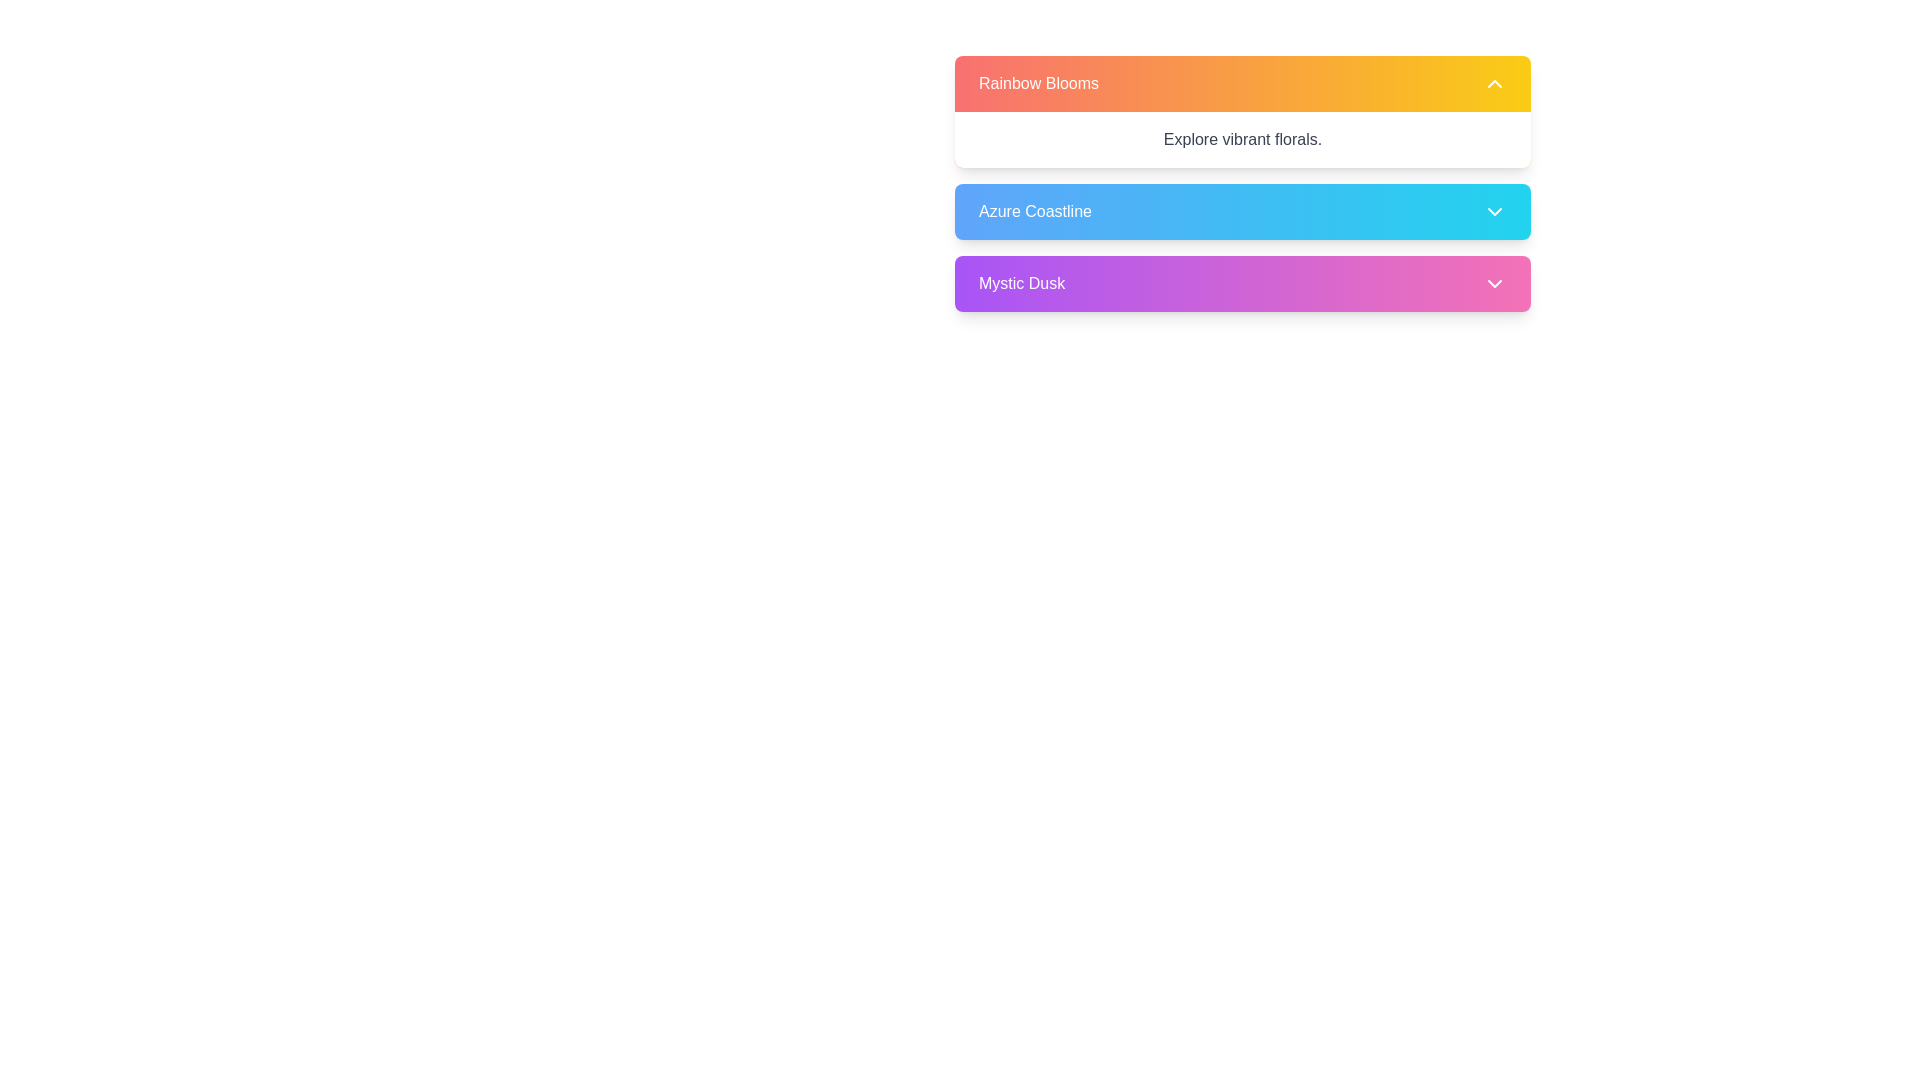 The image size is (1920, 1080). I want to click on the non-interactive text label 'Azure Coastline' which is centrally aligned within a blue bar, positioned below 'Rainbow Blooms' and above 'Mystic Dusk', so click(1035, 212).